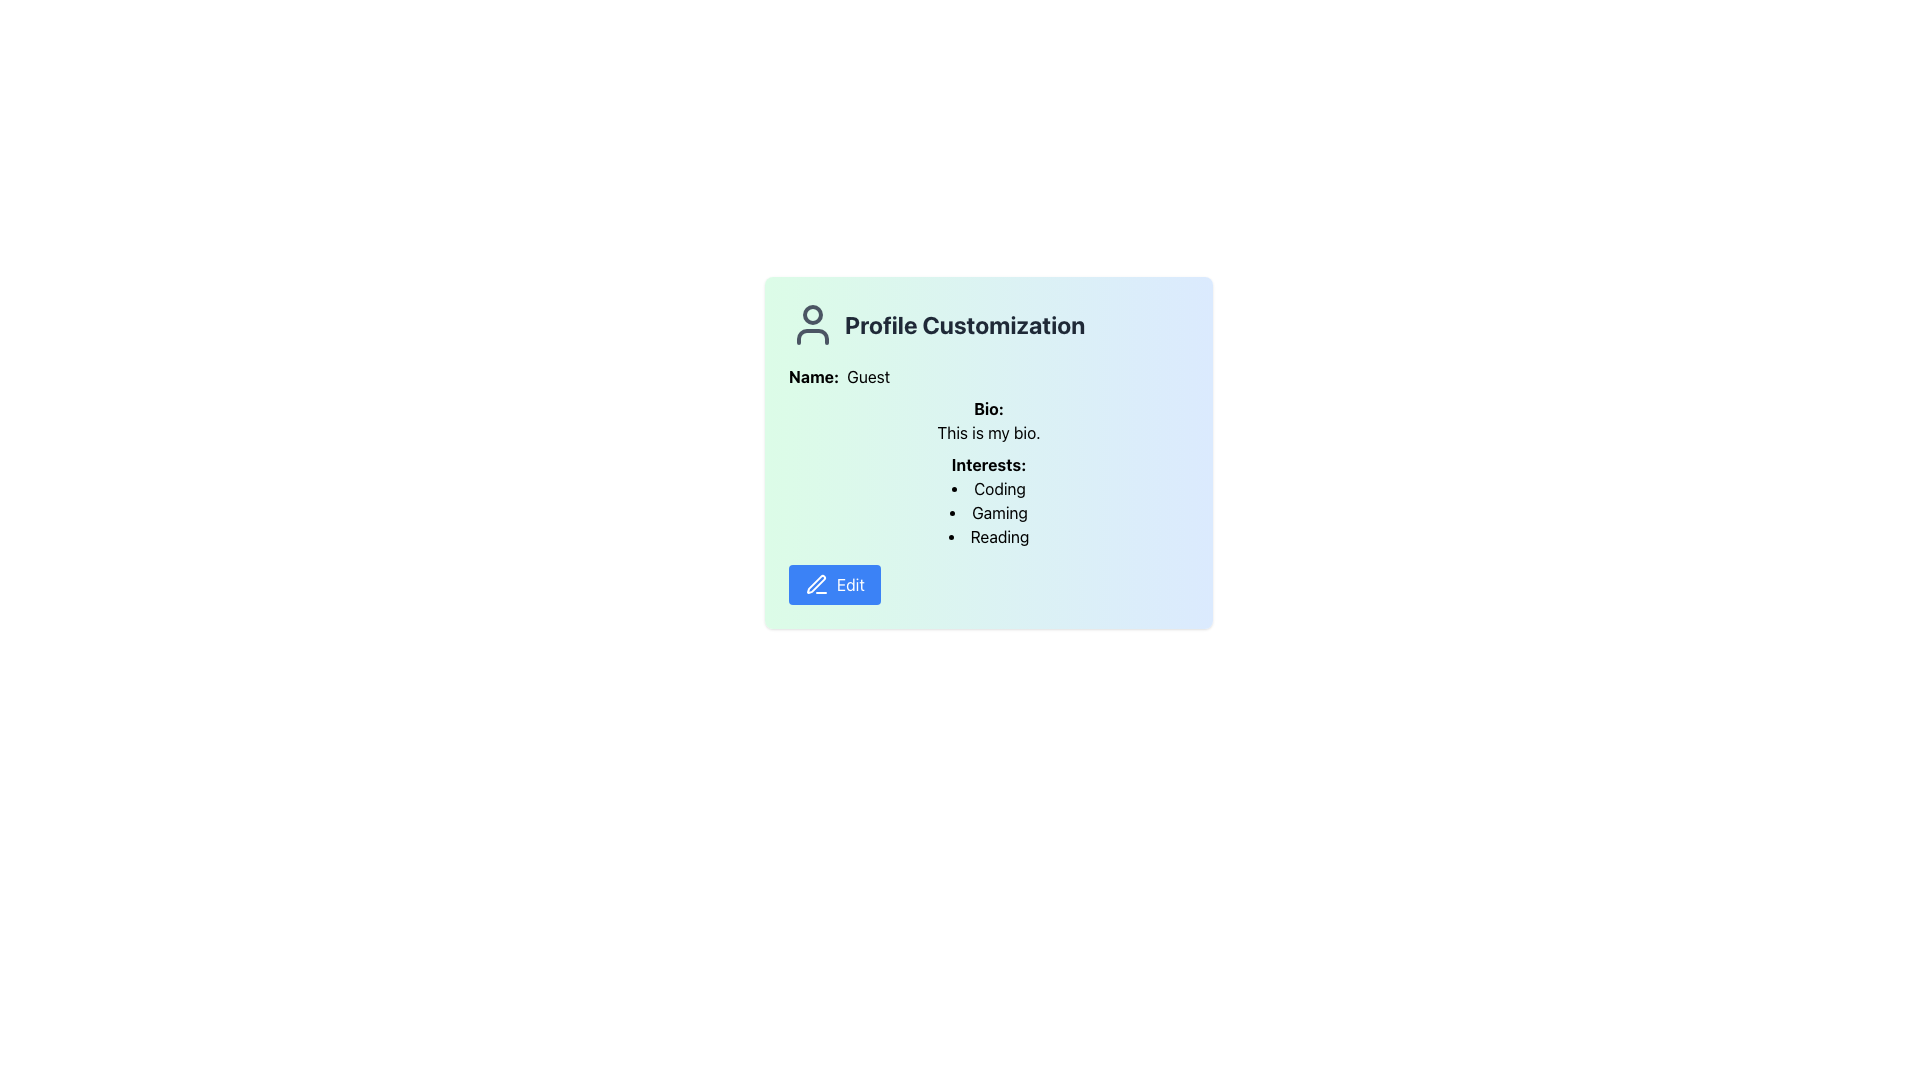 This screenshot has height=1080, width=1920. Describe the element at coordinates (988, 323) in the screenshot. I see `the 'Profile Customization' heading with the user profile icon, which is styled with a gray font and icon, located at the top of its card-like structure` at that location.